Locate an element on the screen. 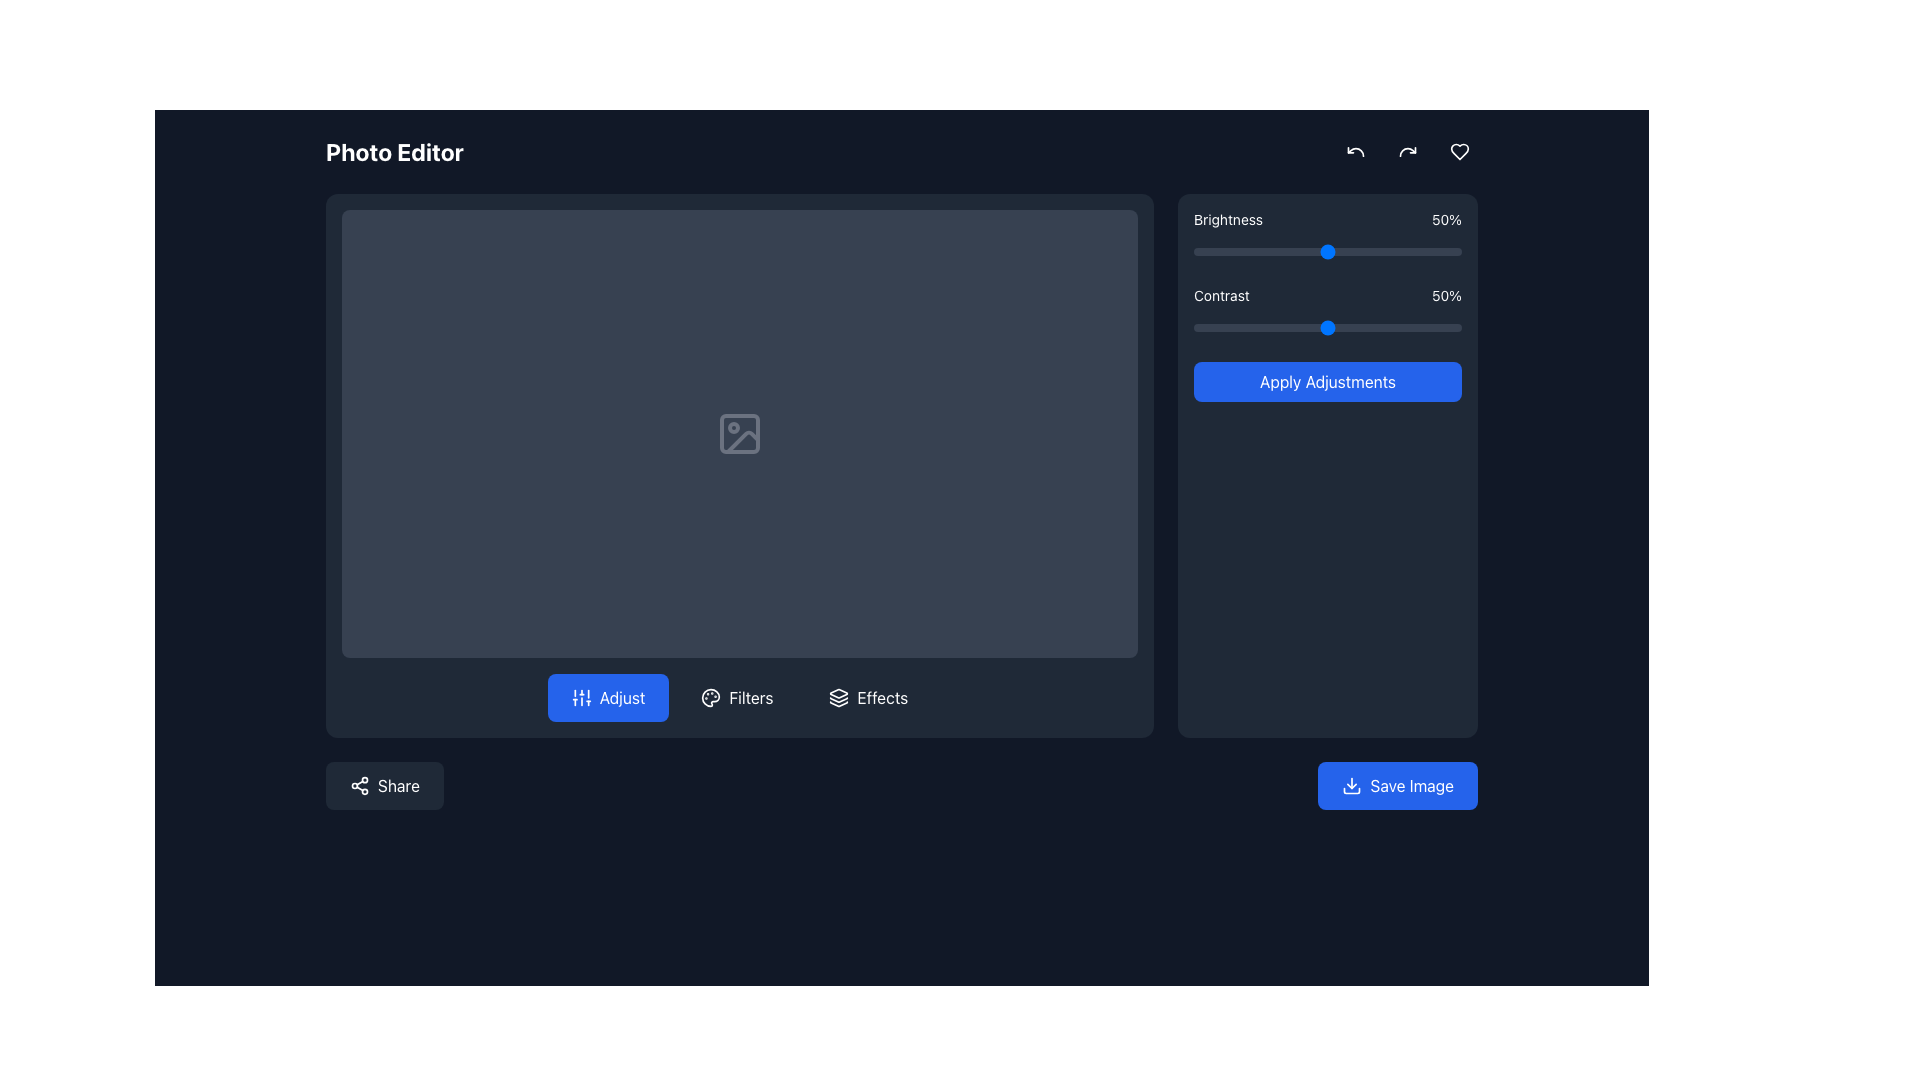 The width and height of the screenshot is (1920, 1080). the brightness label that displays the current value ('50%') positioned above the brightness adjustment slider in the control panel is located at coordinates (1328, 219).